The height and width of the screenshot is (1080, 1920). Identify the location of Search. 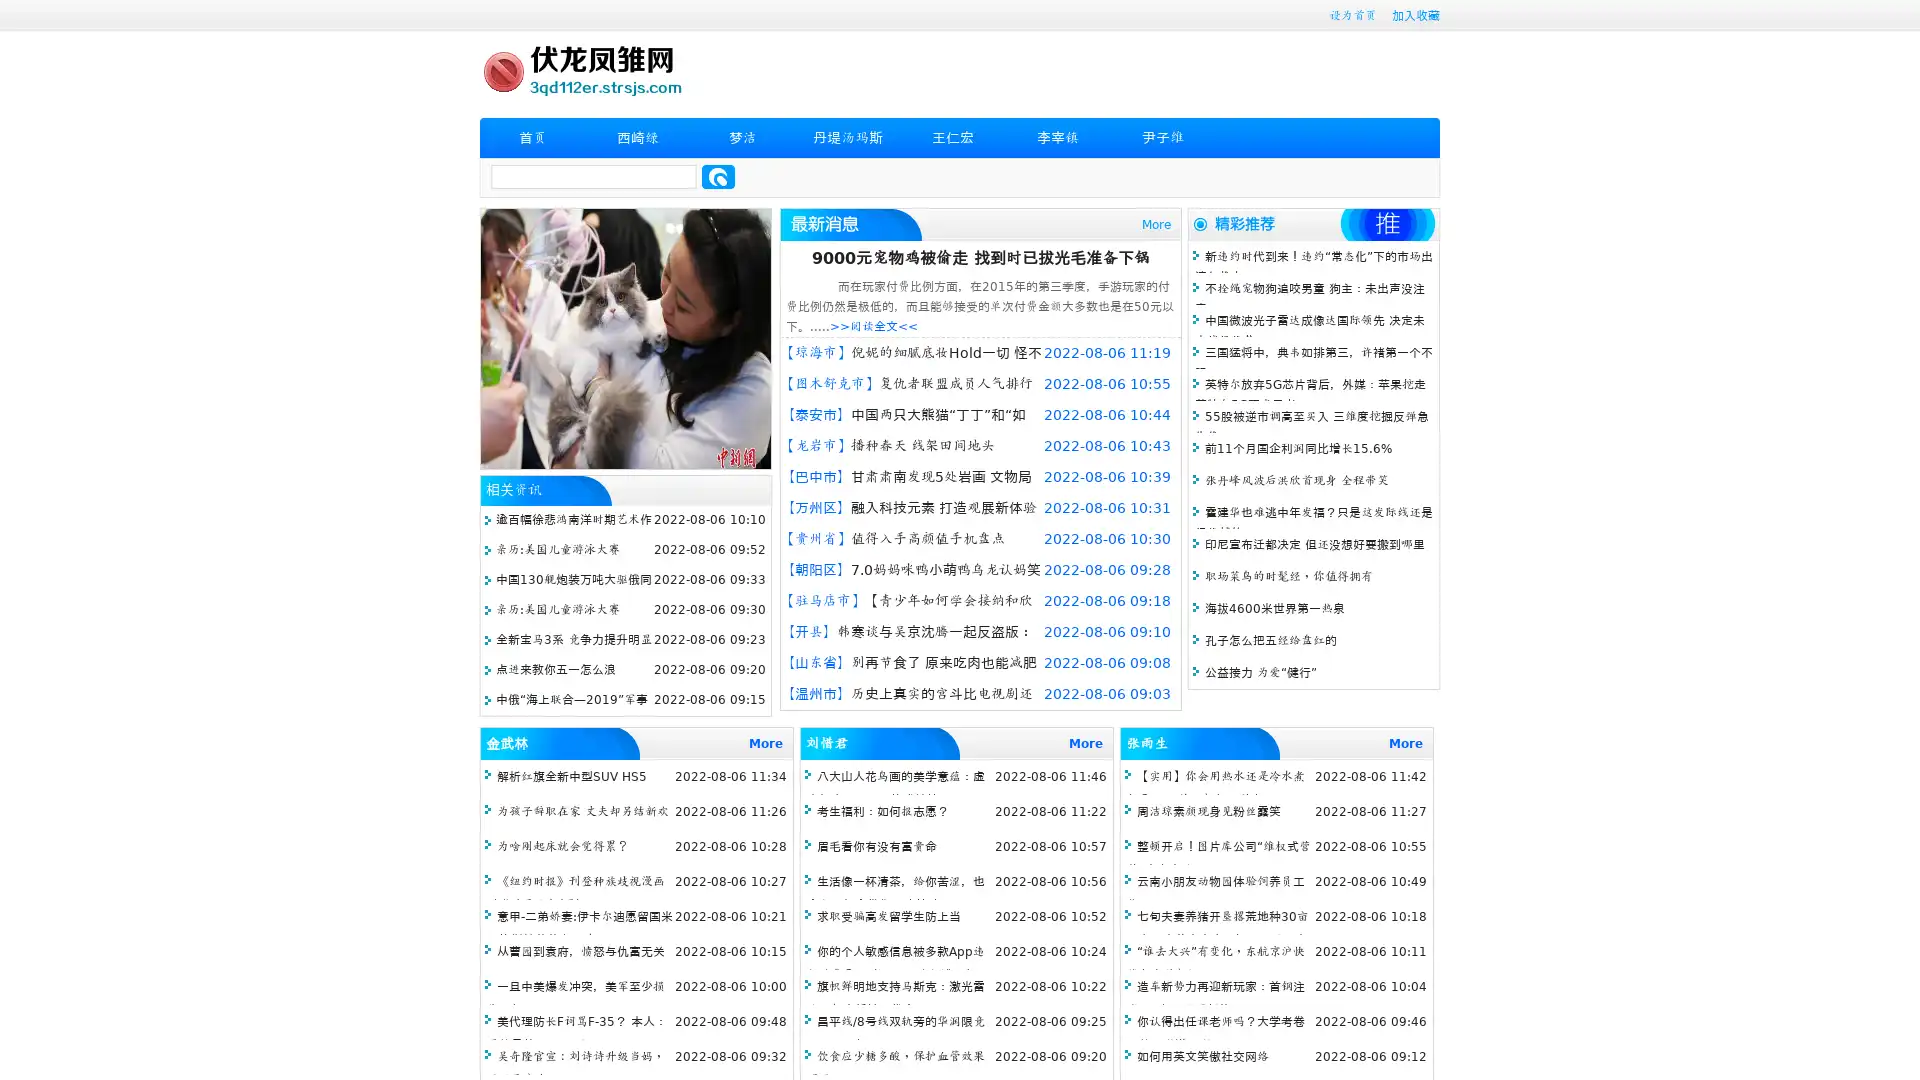
(718, 176).